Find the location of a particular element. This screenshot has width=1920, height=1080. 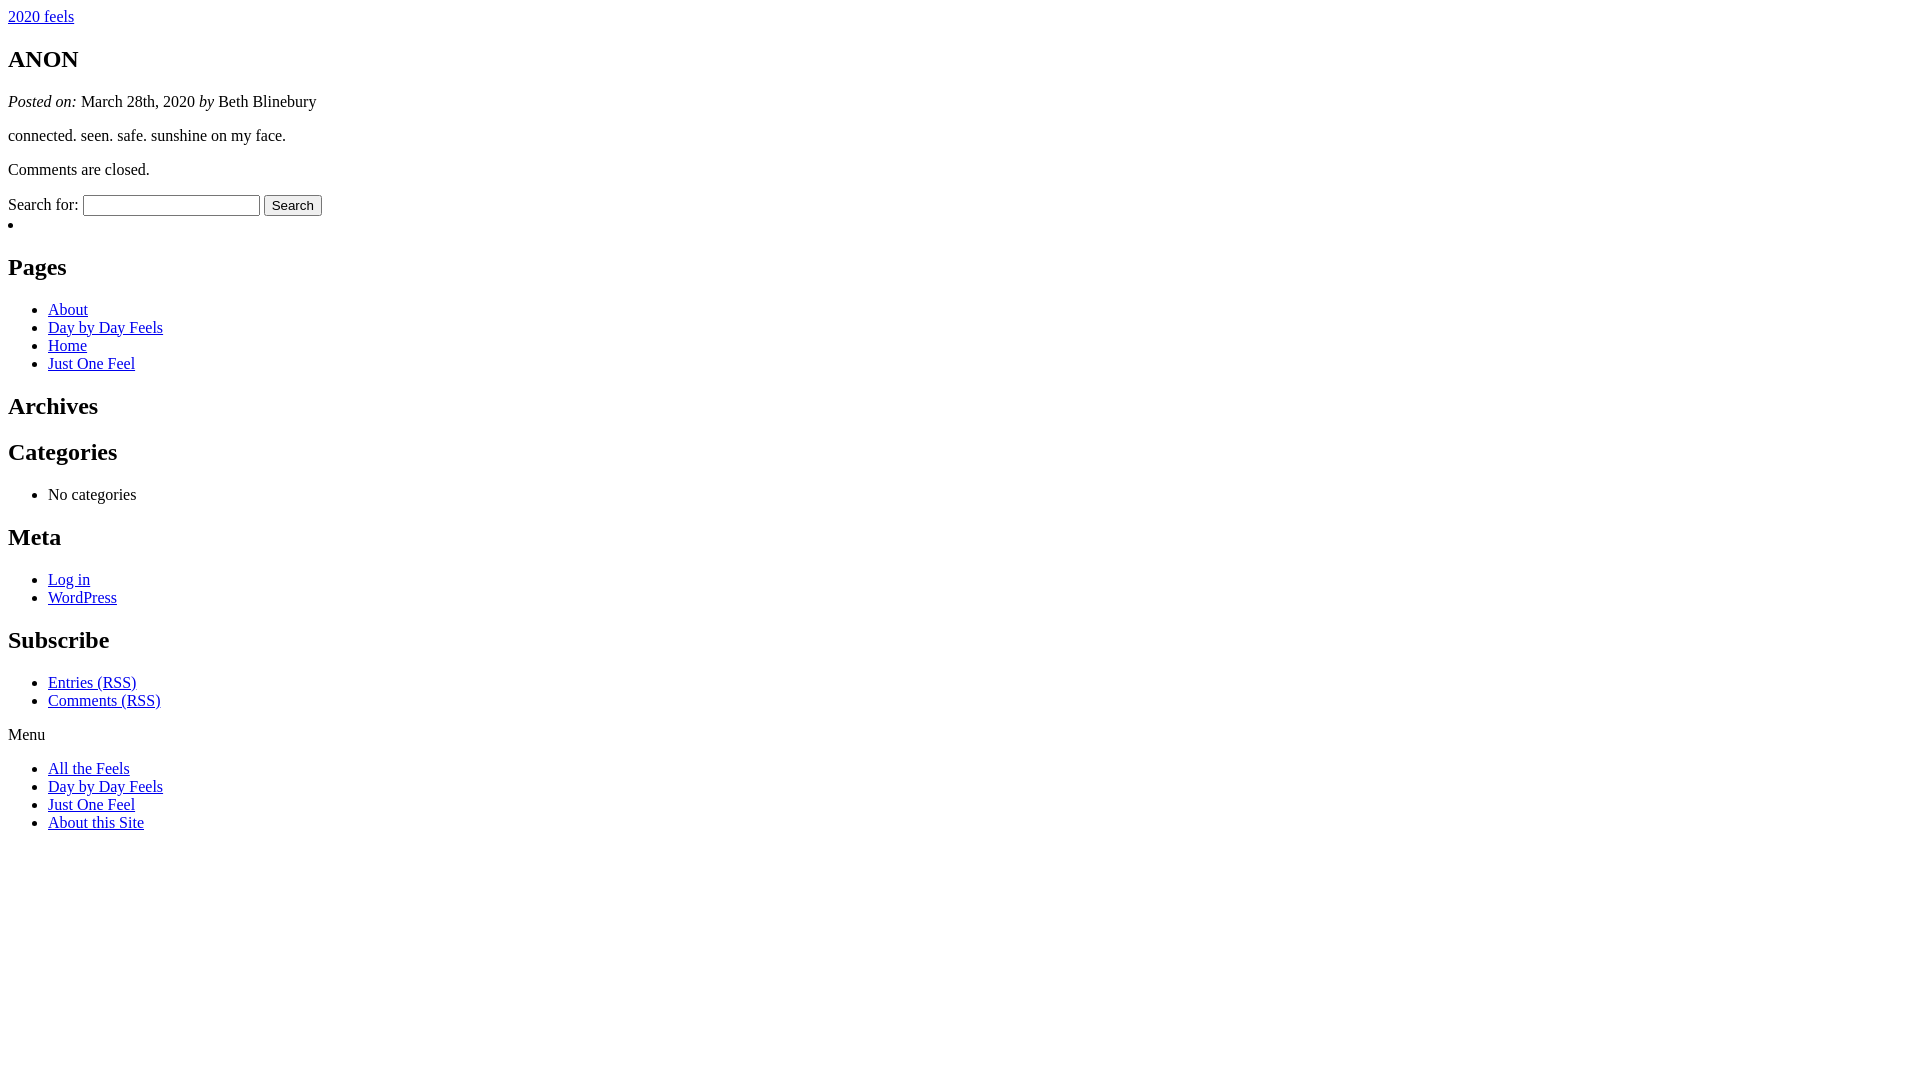

'About' is located at coordinates (48, 309).